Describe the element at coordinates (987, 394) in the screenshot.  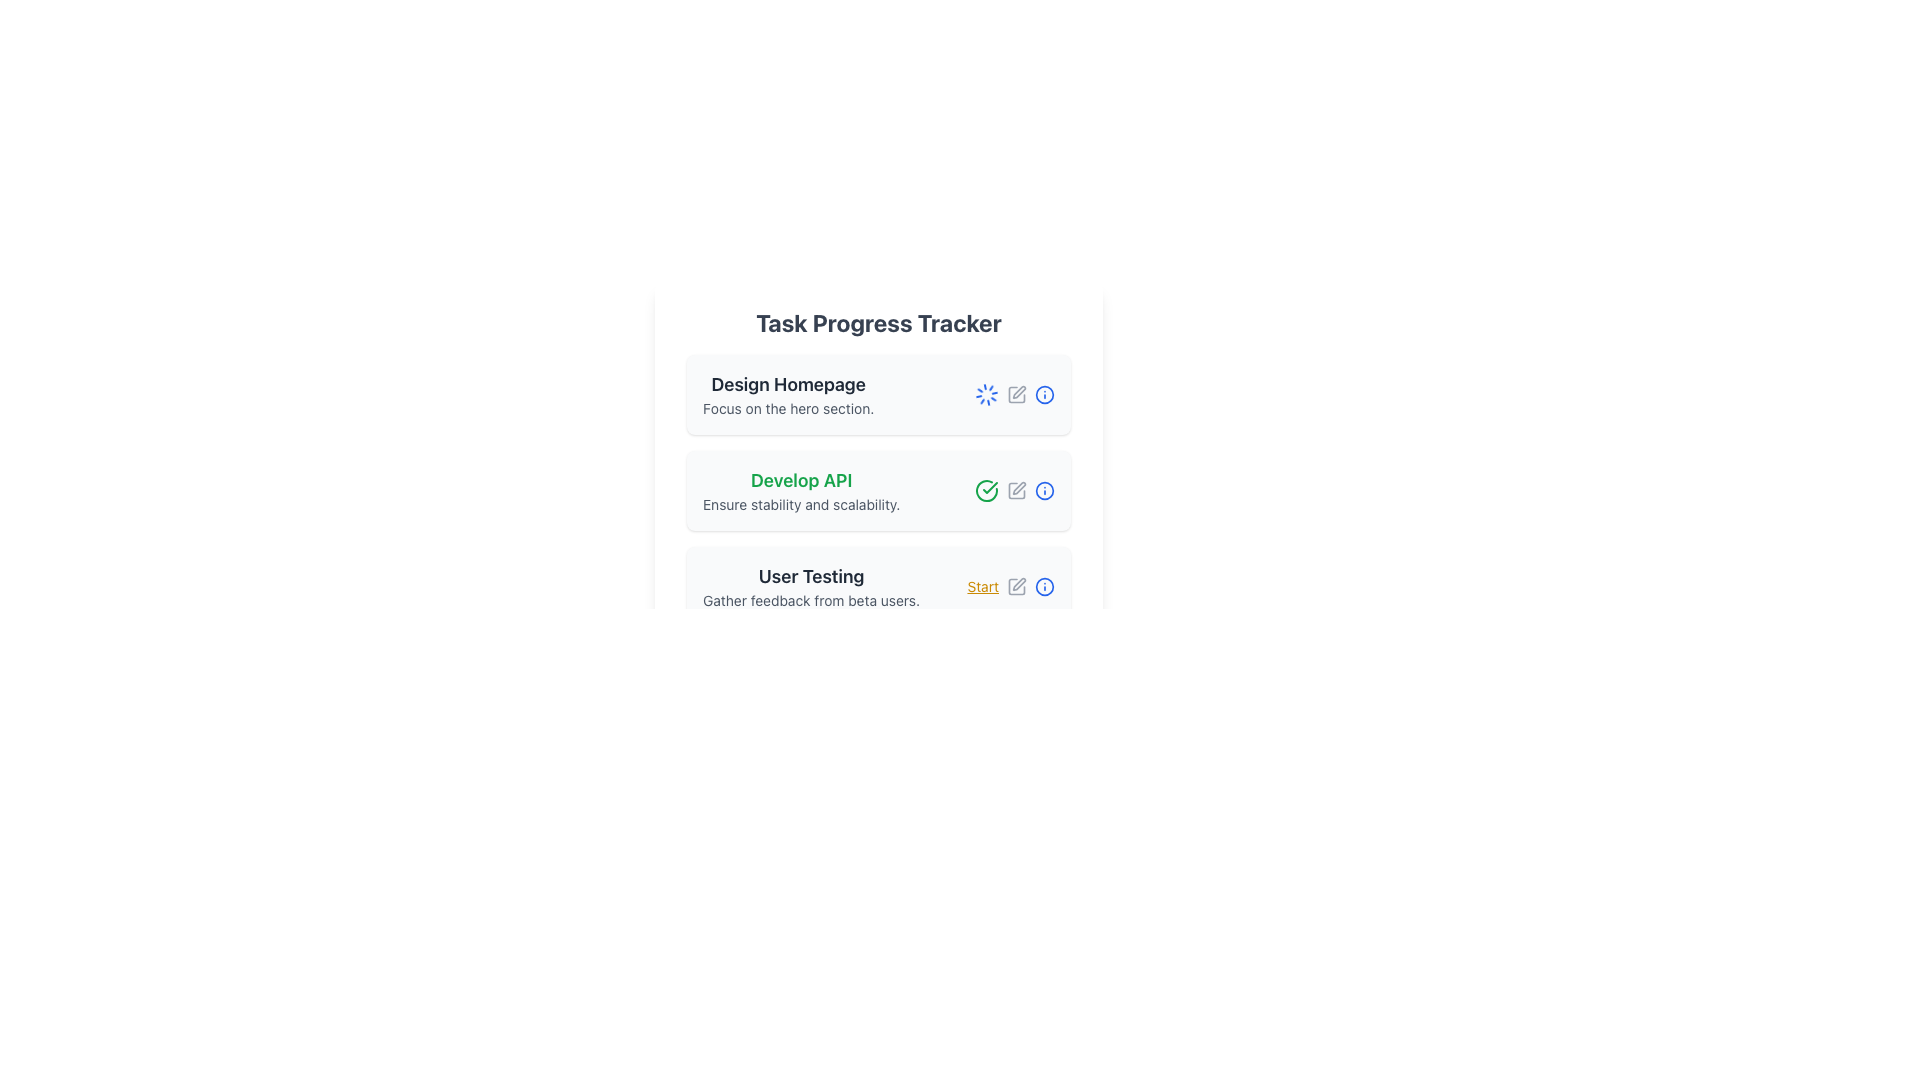
I see `the small circular blue loading spinner located within the first task card labeled 'Design Homepage', positioned near the edit icon` at that location.